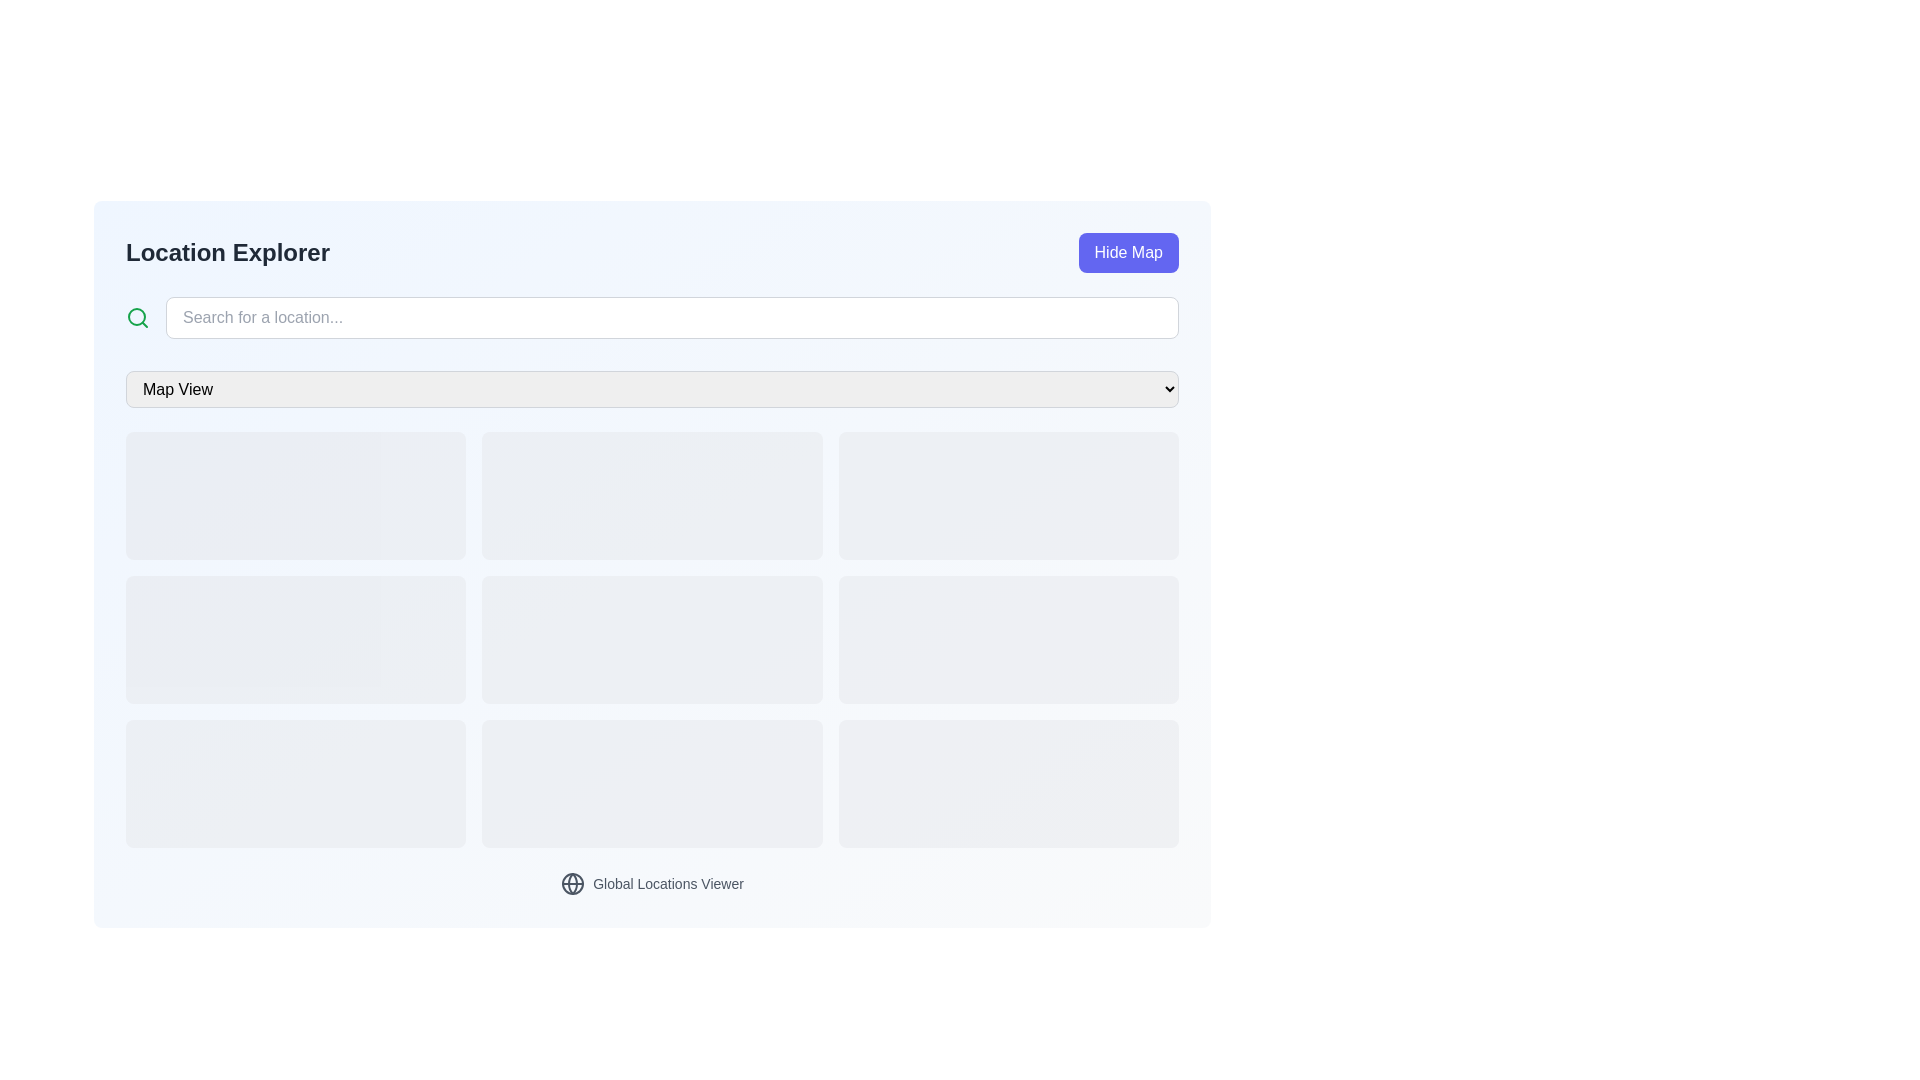 This screenshot has width=1920, height=1080. I want to click on the dropdown menu located beneath the search bar, which currently displays 'Map View', so click(652, 389).